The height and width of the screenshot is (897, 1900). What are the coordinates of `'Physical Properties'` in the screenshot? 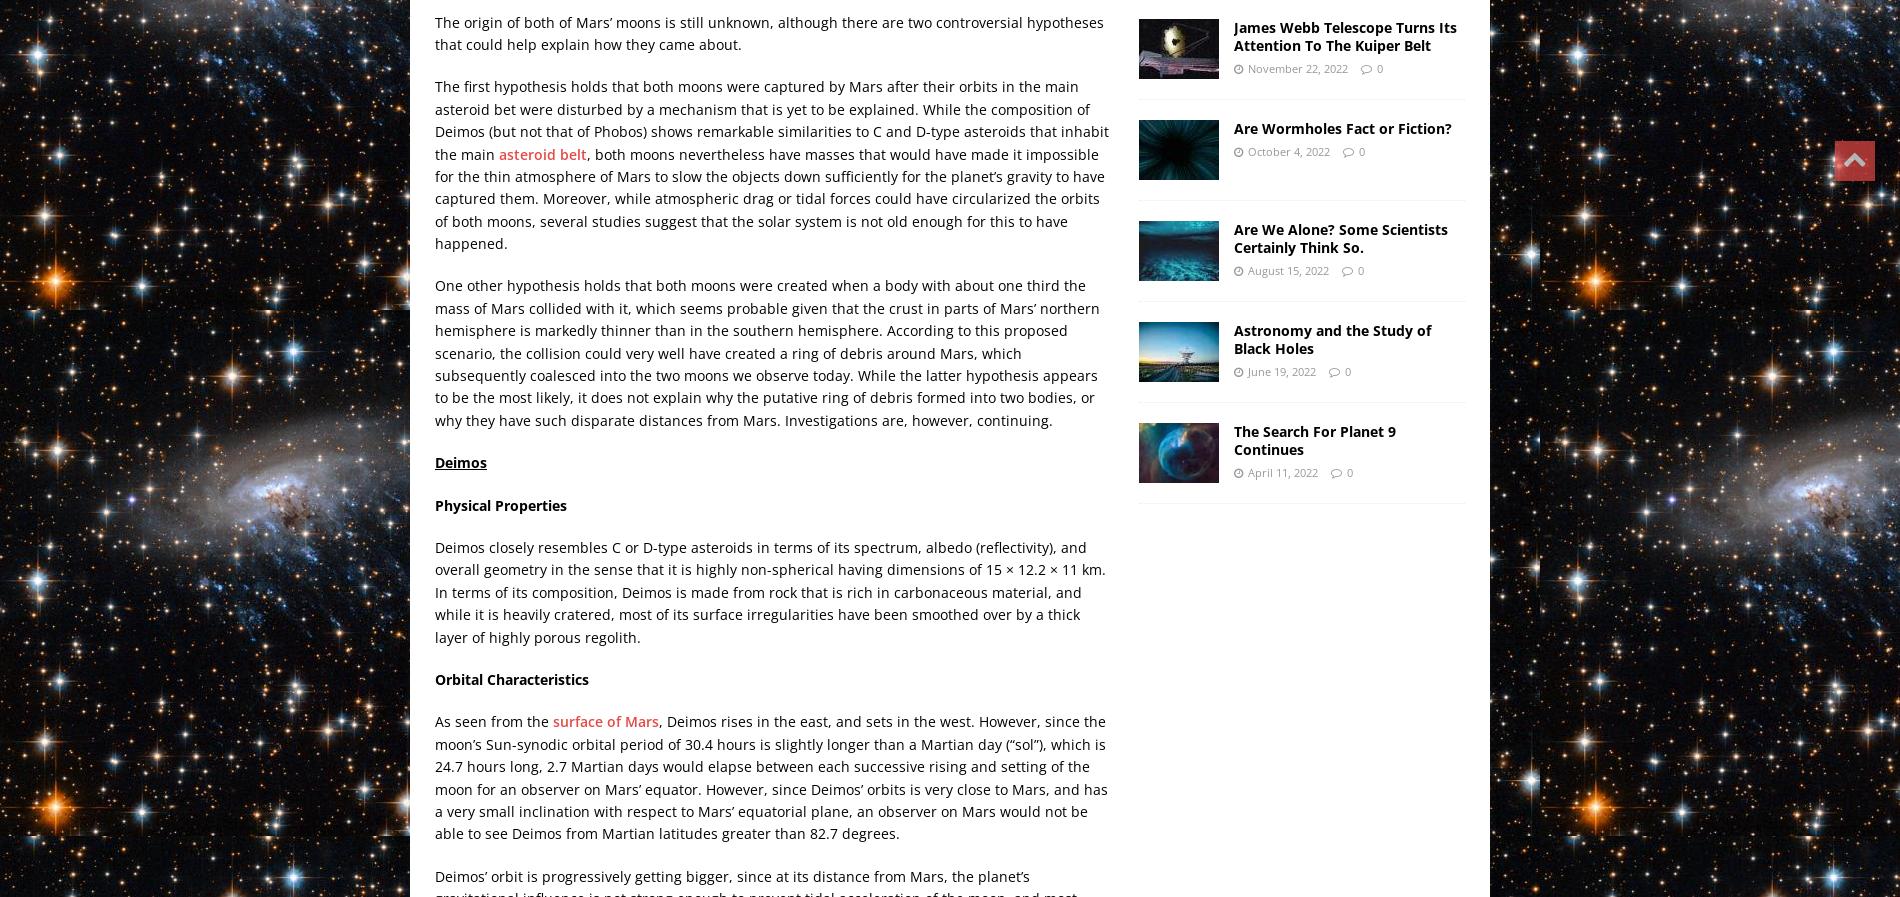 It's located at (501, 504).